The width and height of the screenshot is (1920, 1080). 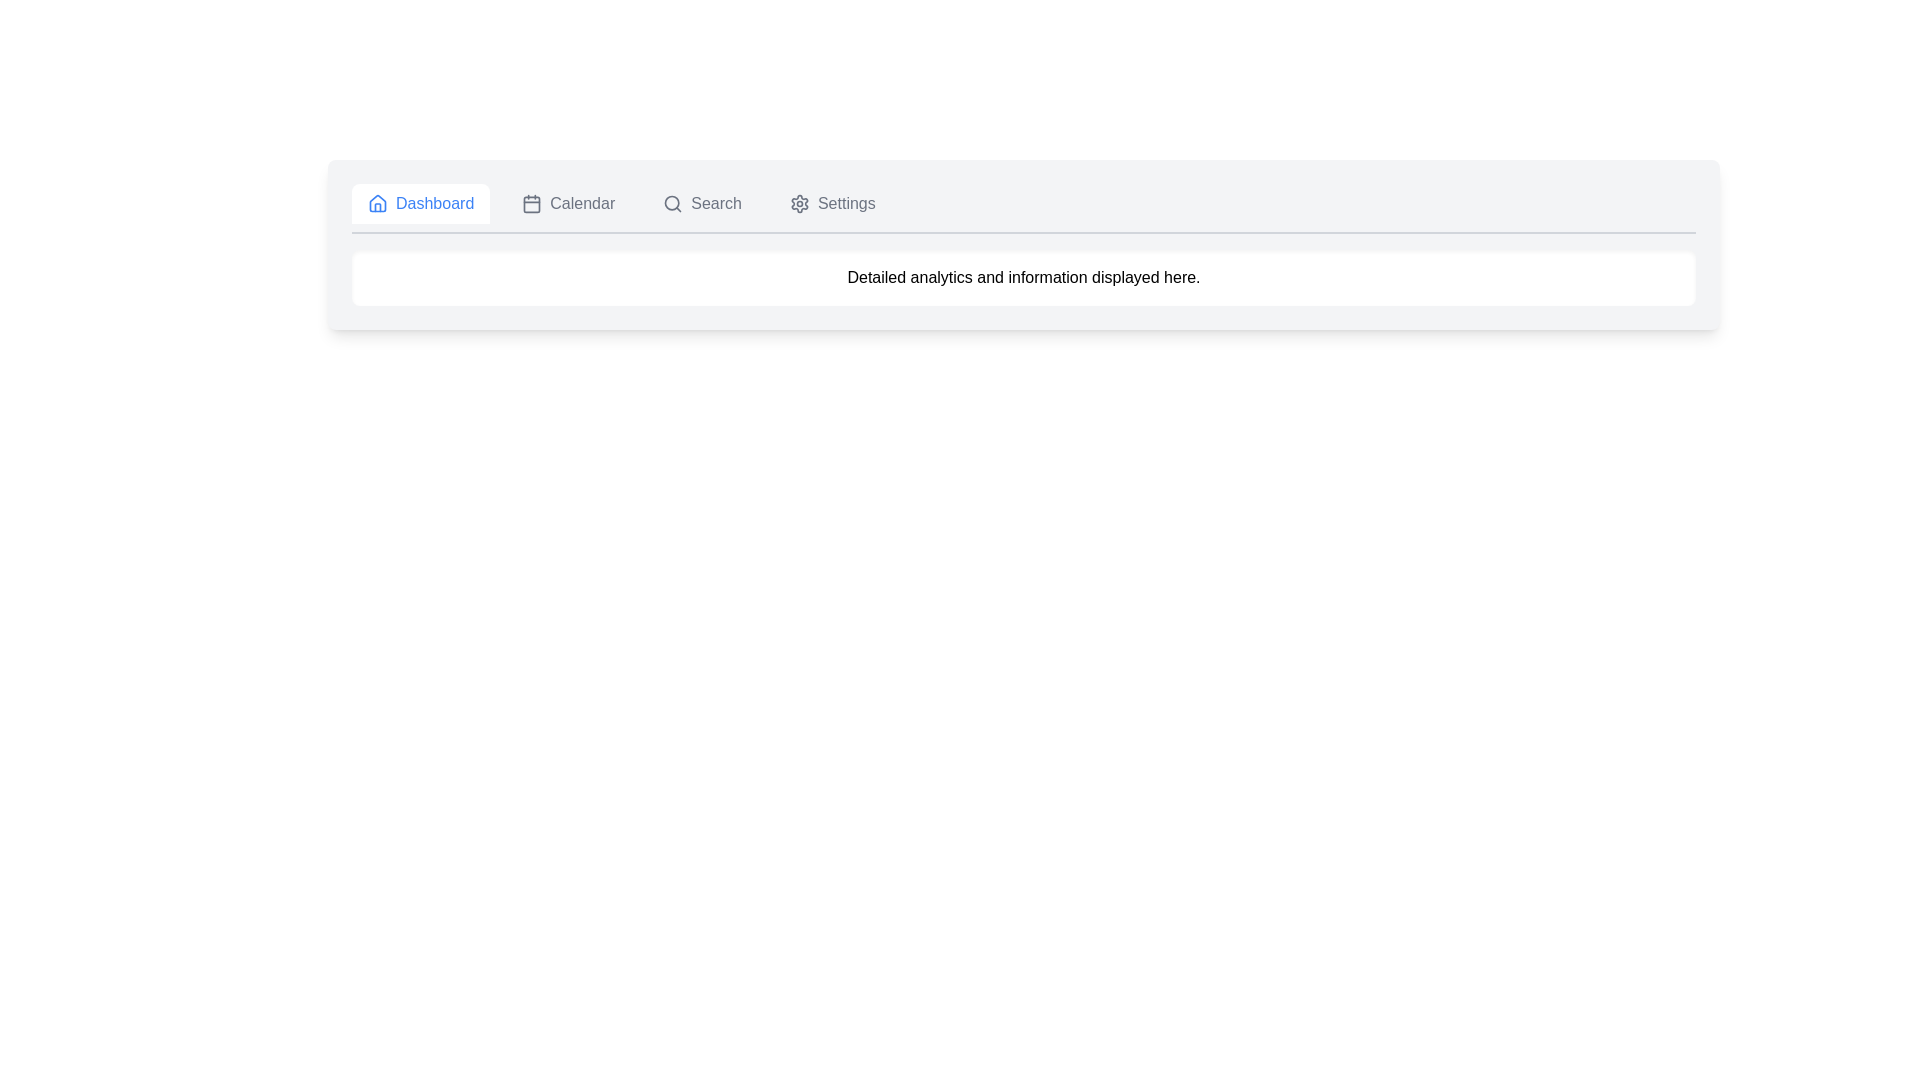 I want to click on the calendar icon located in the navigation bar, so click(x=532, y=204).